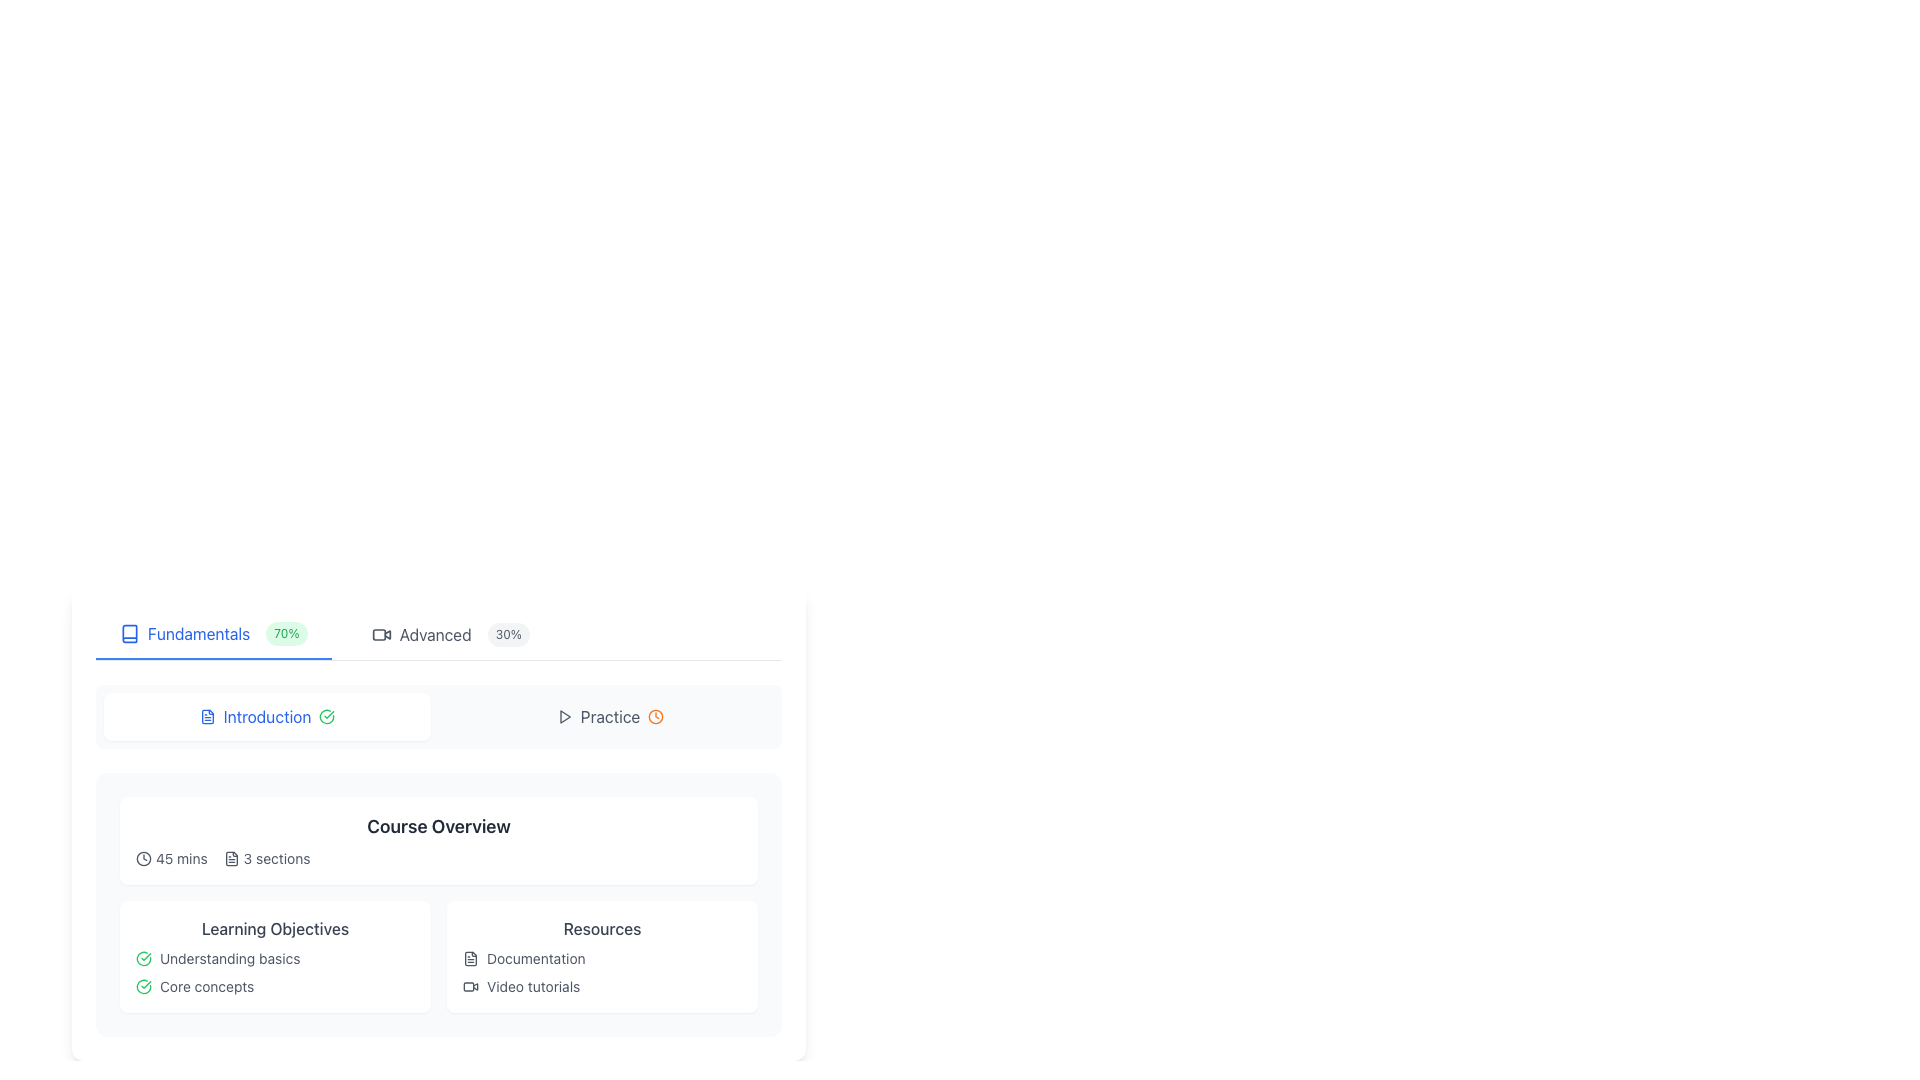 This screenshot has width=1920, height=1080. I want to click on the displayed percentage value of the Tag showing '70%' in green with a rounded rectangular background, located to the right of the 'Fundamentals' label, so click(285, 633).